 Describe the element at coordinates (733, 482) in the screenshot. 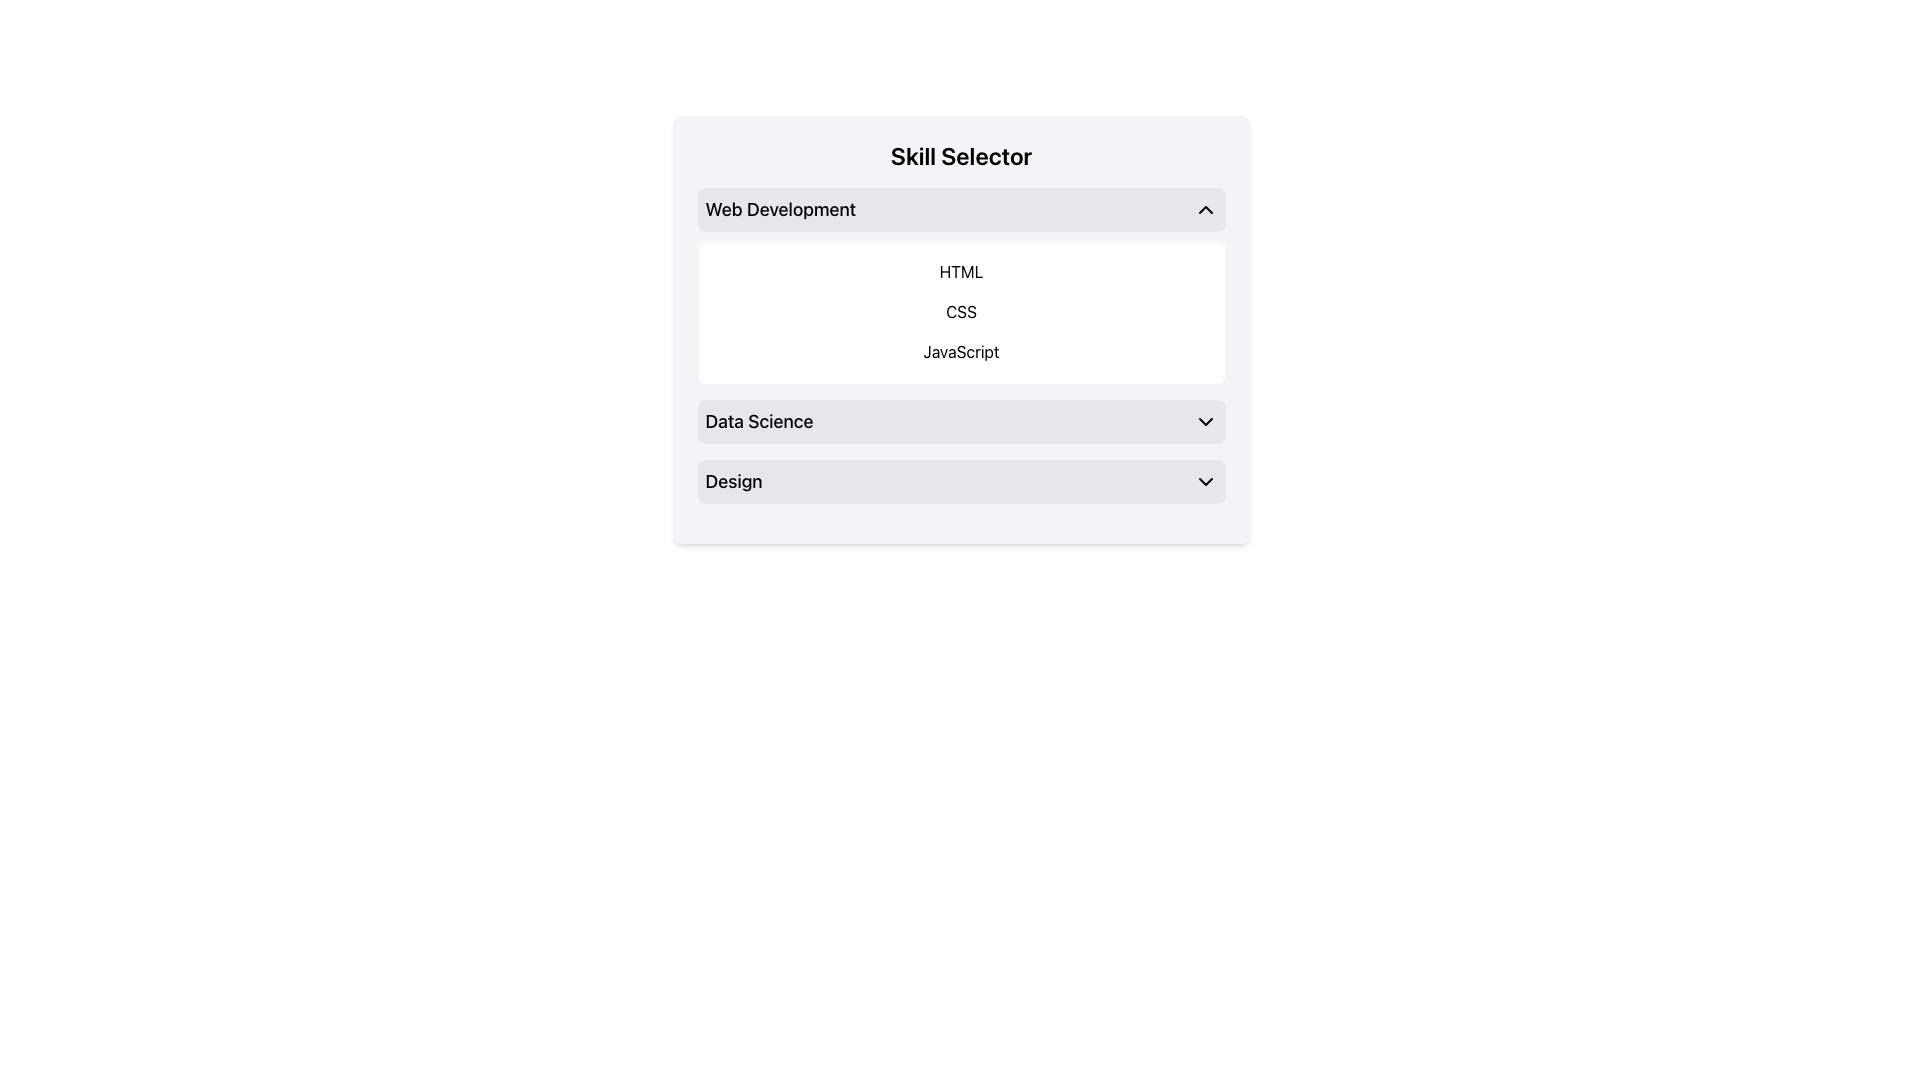

I see `the 'Design' text label located in the 'Design' section beneath the 'Data Science' header in the 'Skill Selector' interface` at that location.